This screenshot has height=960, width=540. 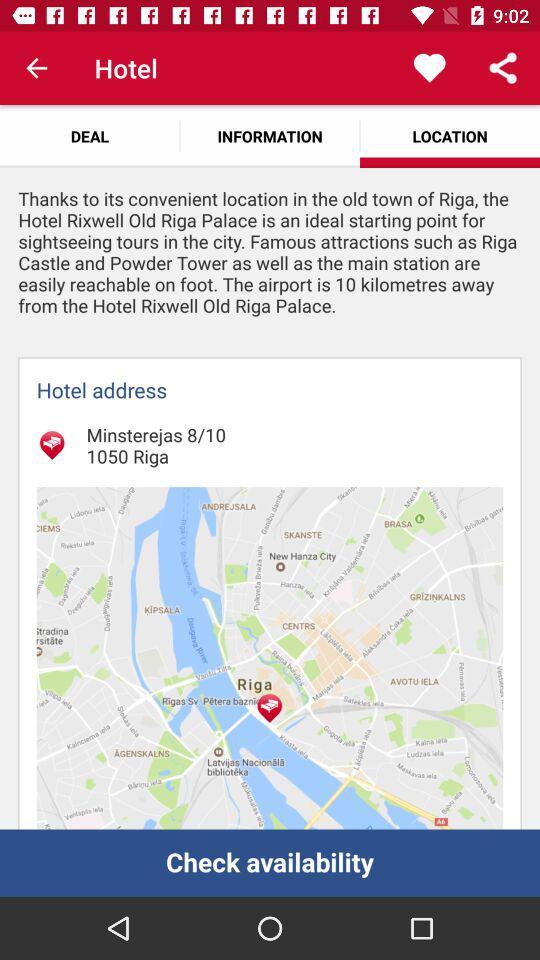 I want to click on item below minsterejas 8 10 item, so click(x=270, y=657).